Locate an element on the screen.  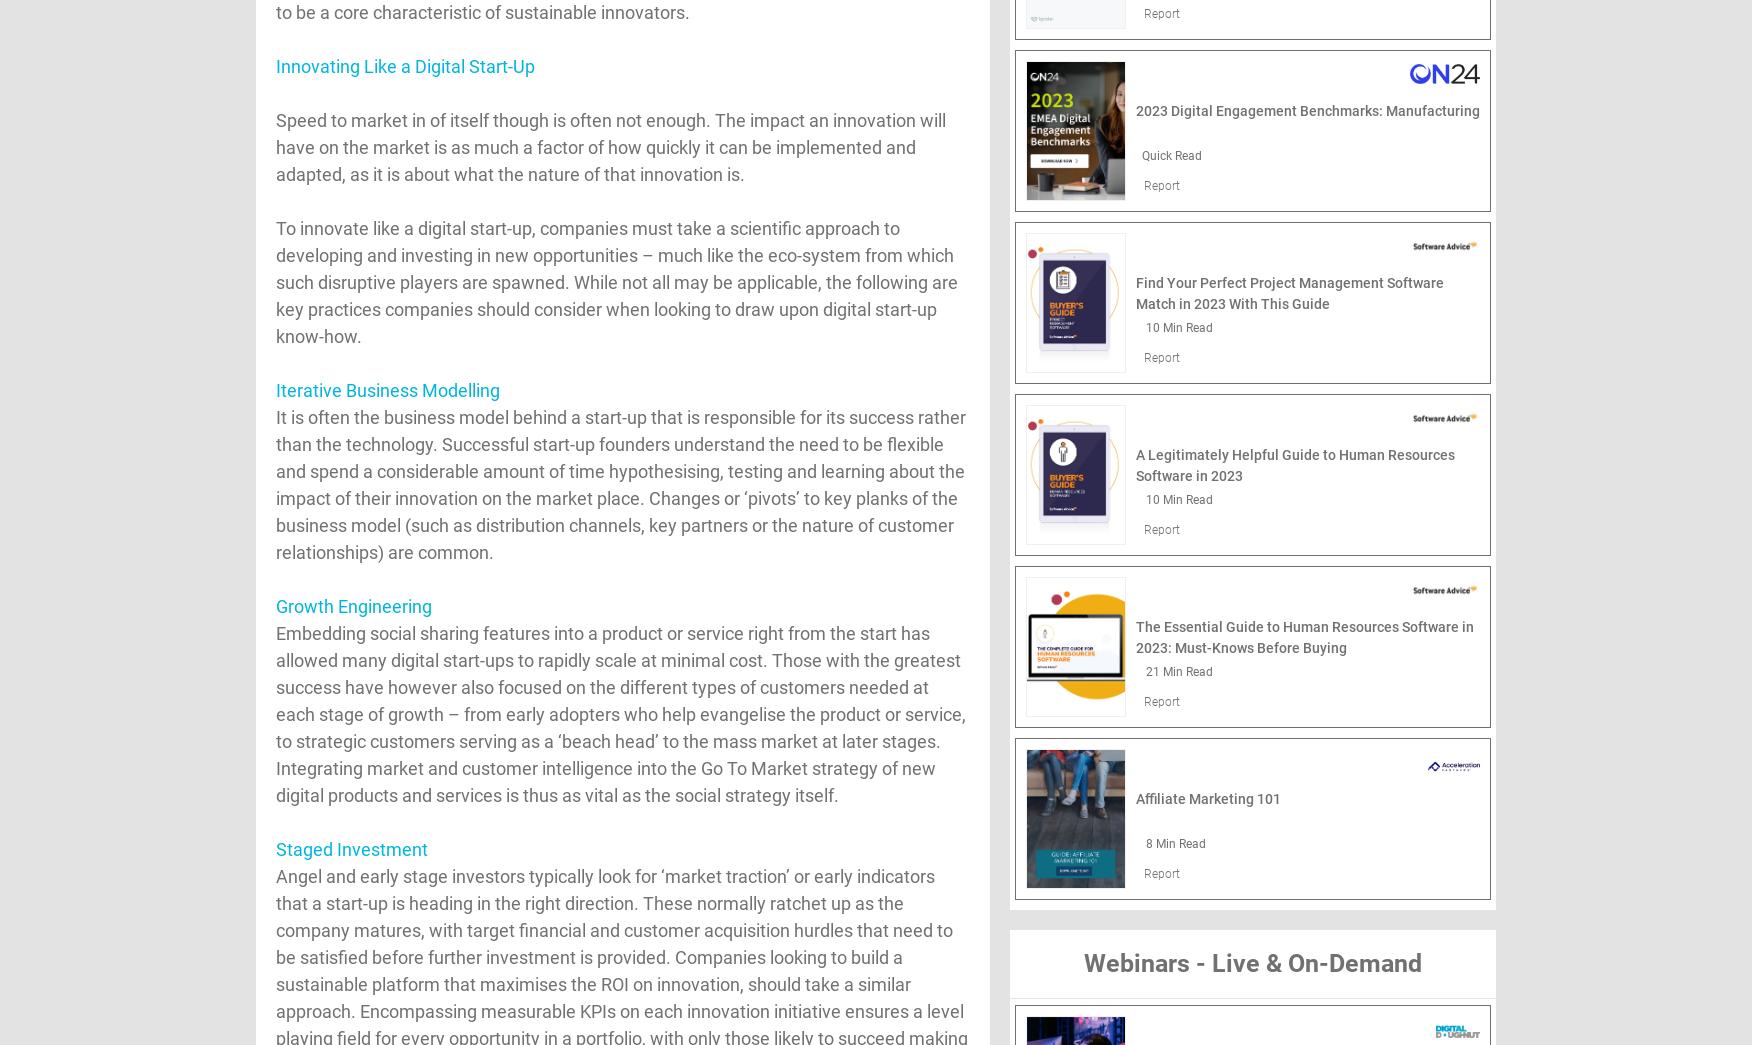
'Embedding social sharing features into a product or service right from the start has allowed many digital start-ups to rapidly scale at minimal cost. Those with the greatest success have however also focused on the different types of customers needed at each stage of growth – from early adopters who help evangelise the product or service, to strategic customers serving as a ‘beach head’ to the mass market at later stages. Integrating market and customer intelligence into the Go To Market strategy of new digital products and services is thus as vital as the social strategy itself.' is located at coordinates (621, 713).